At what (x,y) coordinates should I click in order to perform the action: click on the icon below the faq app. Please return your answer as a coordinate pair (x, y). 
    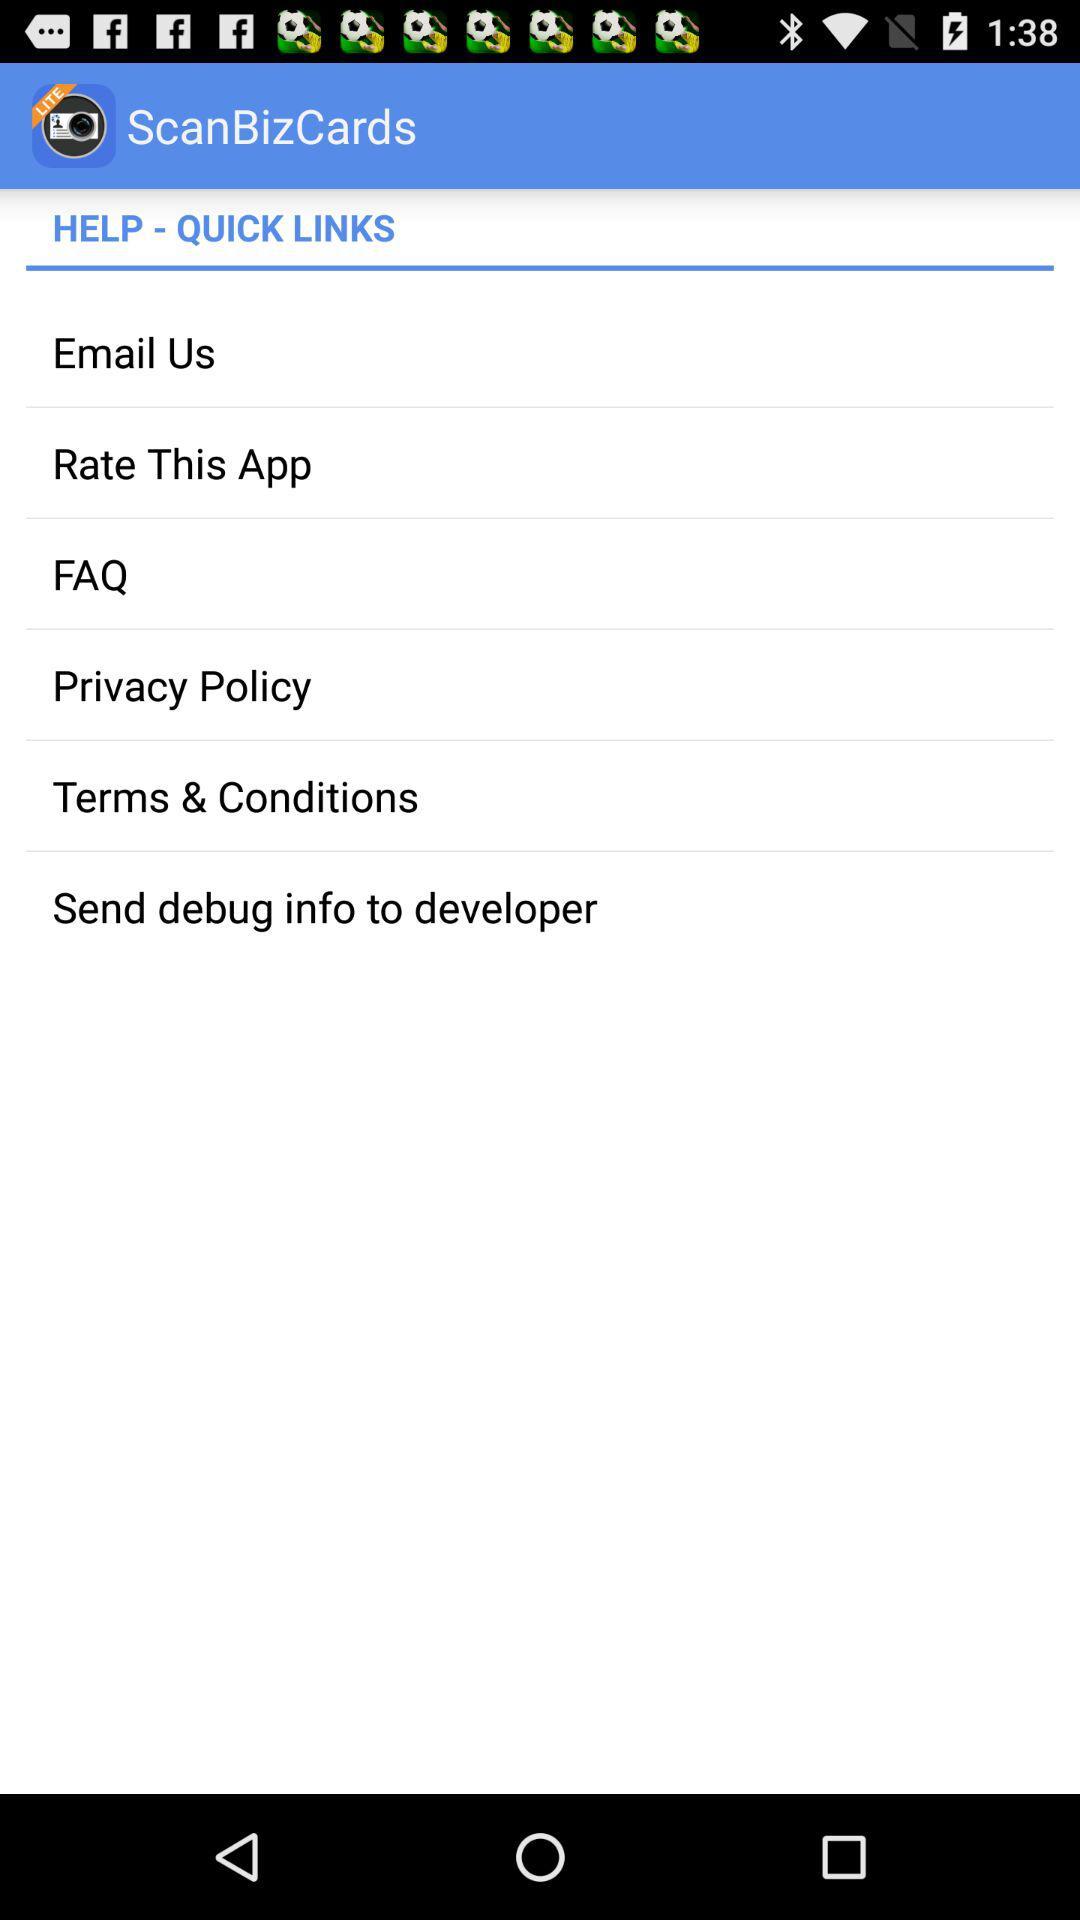
    Looking at the image, I should click on (540, 684).